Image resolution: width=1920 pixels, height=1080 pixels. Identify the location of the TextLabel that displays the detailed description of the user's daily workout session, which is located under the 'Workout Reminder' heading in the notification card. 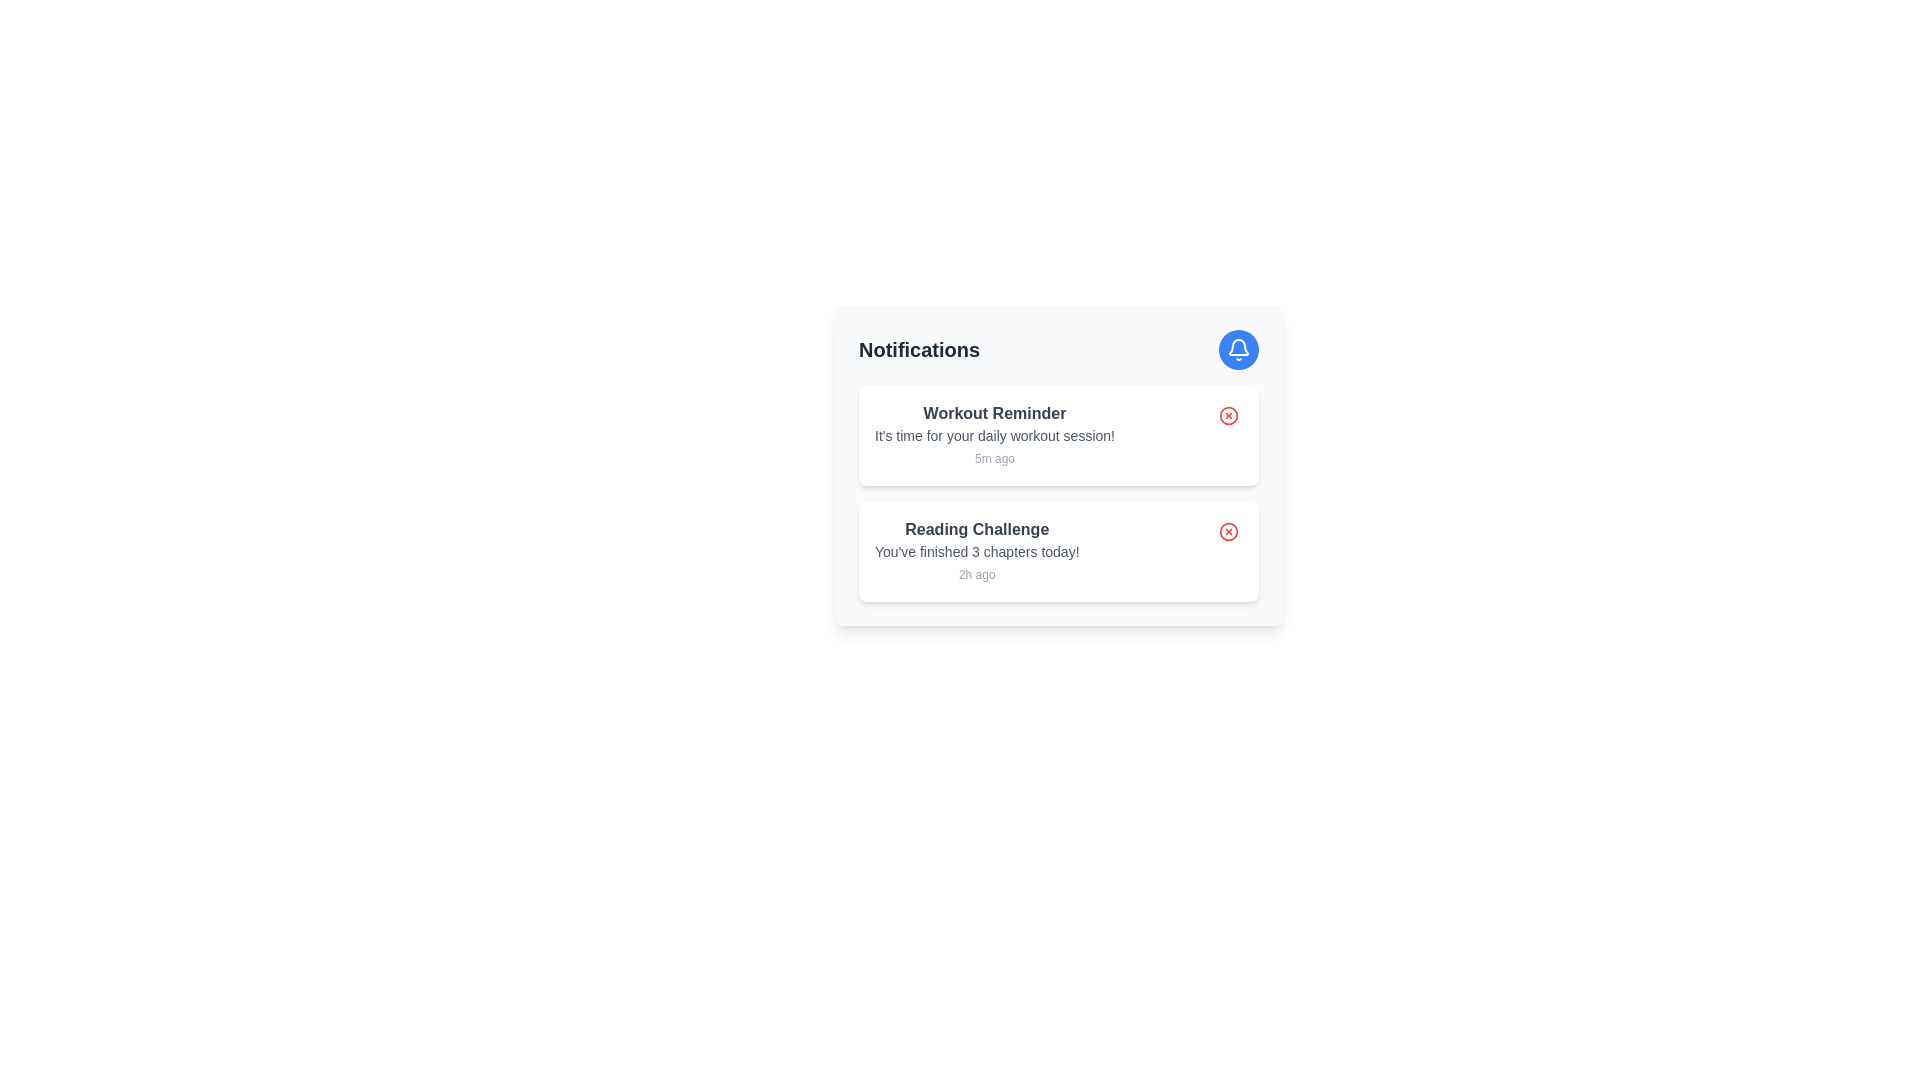
(994, 434).